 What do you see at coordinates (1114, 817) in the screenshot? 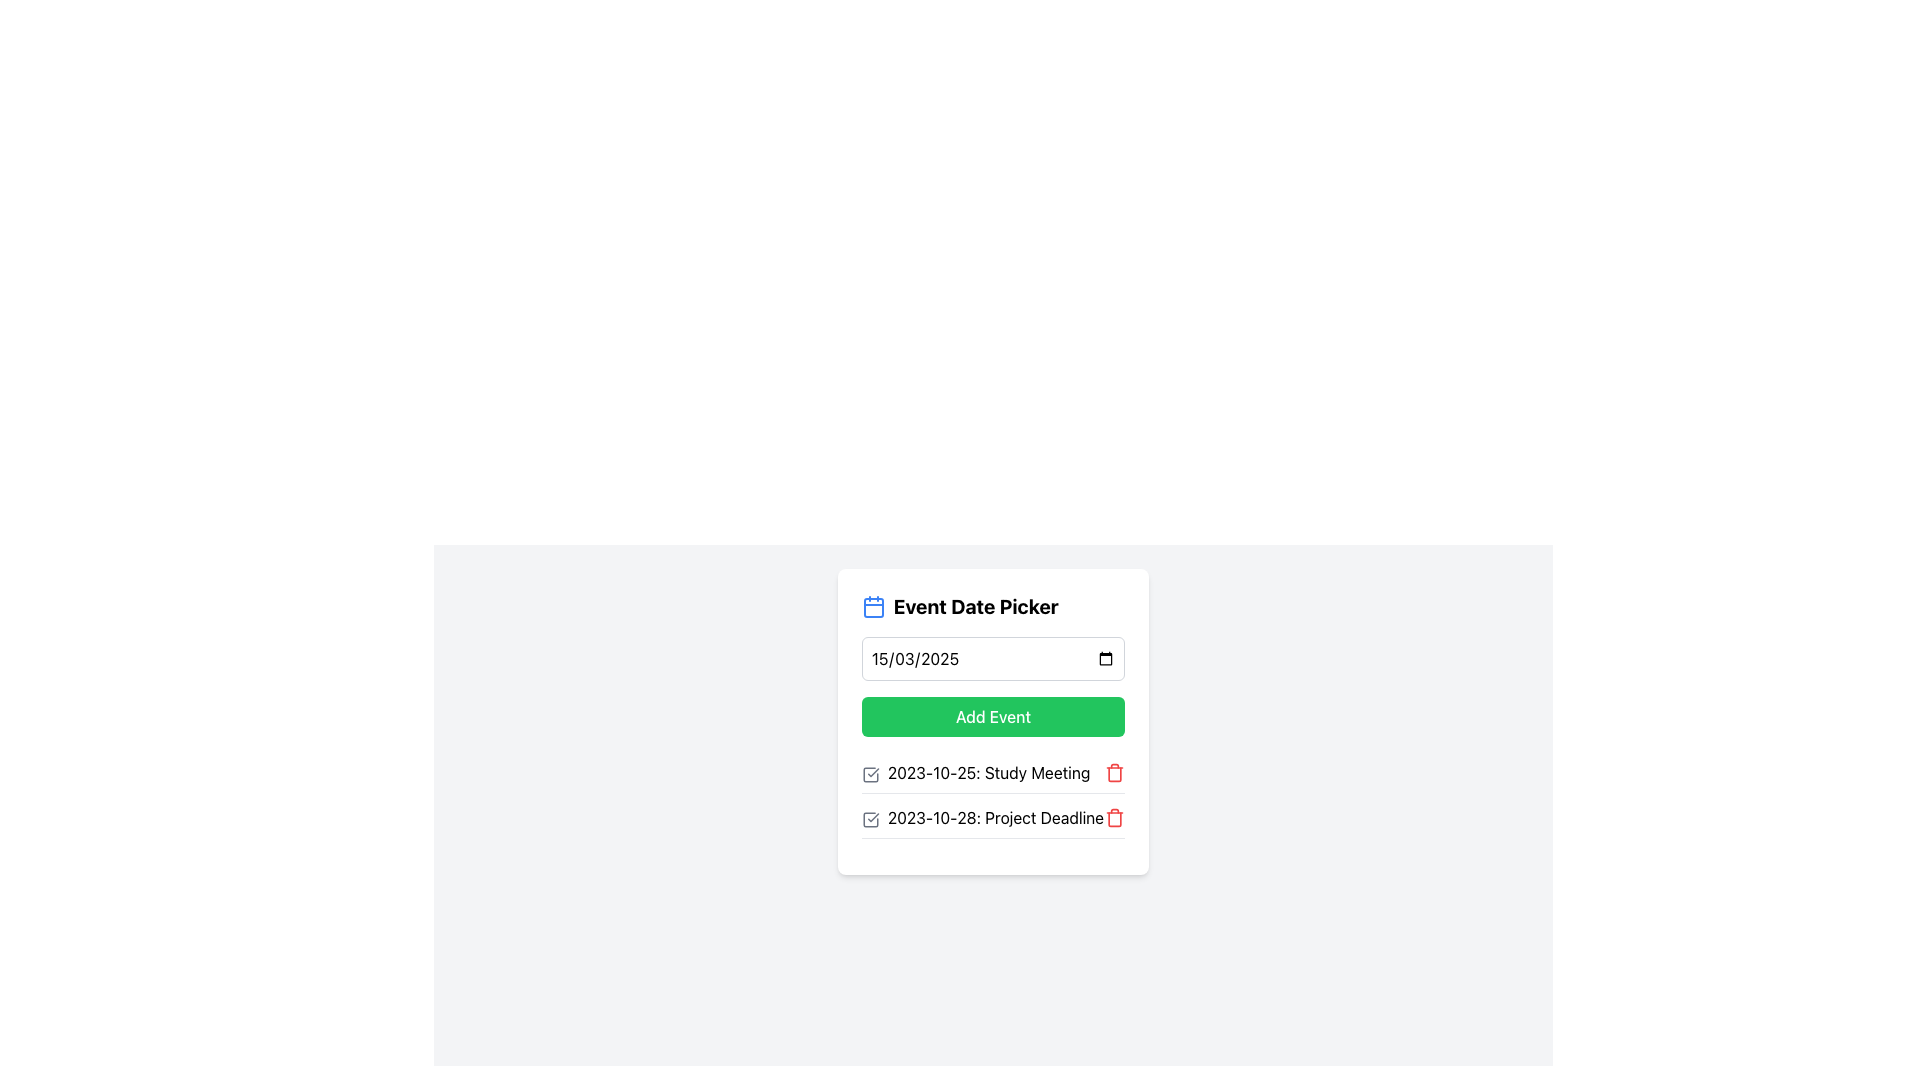
I see `the delete button located to the far right of the text '2023-10-28: Project Deadline'` at bounding box center [1114, 817].